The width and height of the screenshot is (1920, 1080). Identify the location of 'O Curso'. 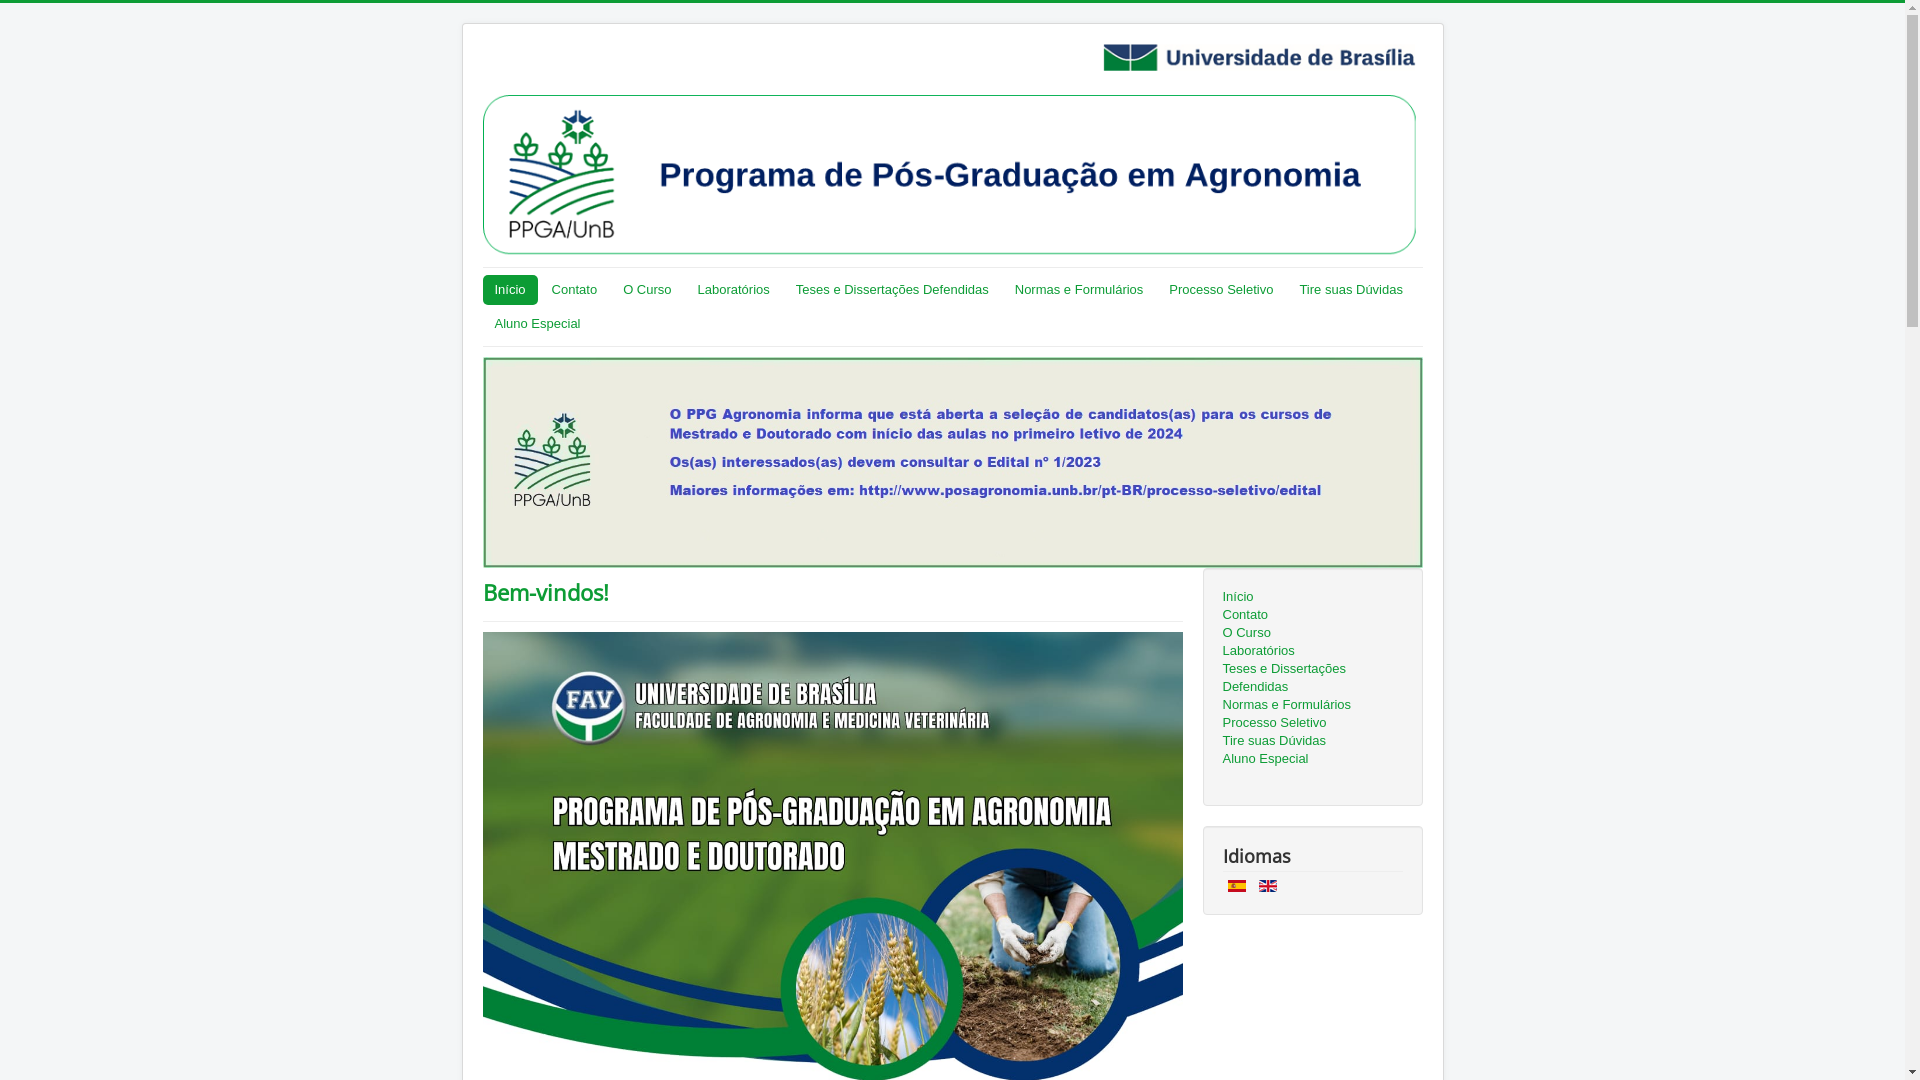
(647, 289).